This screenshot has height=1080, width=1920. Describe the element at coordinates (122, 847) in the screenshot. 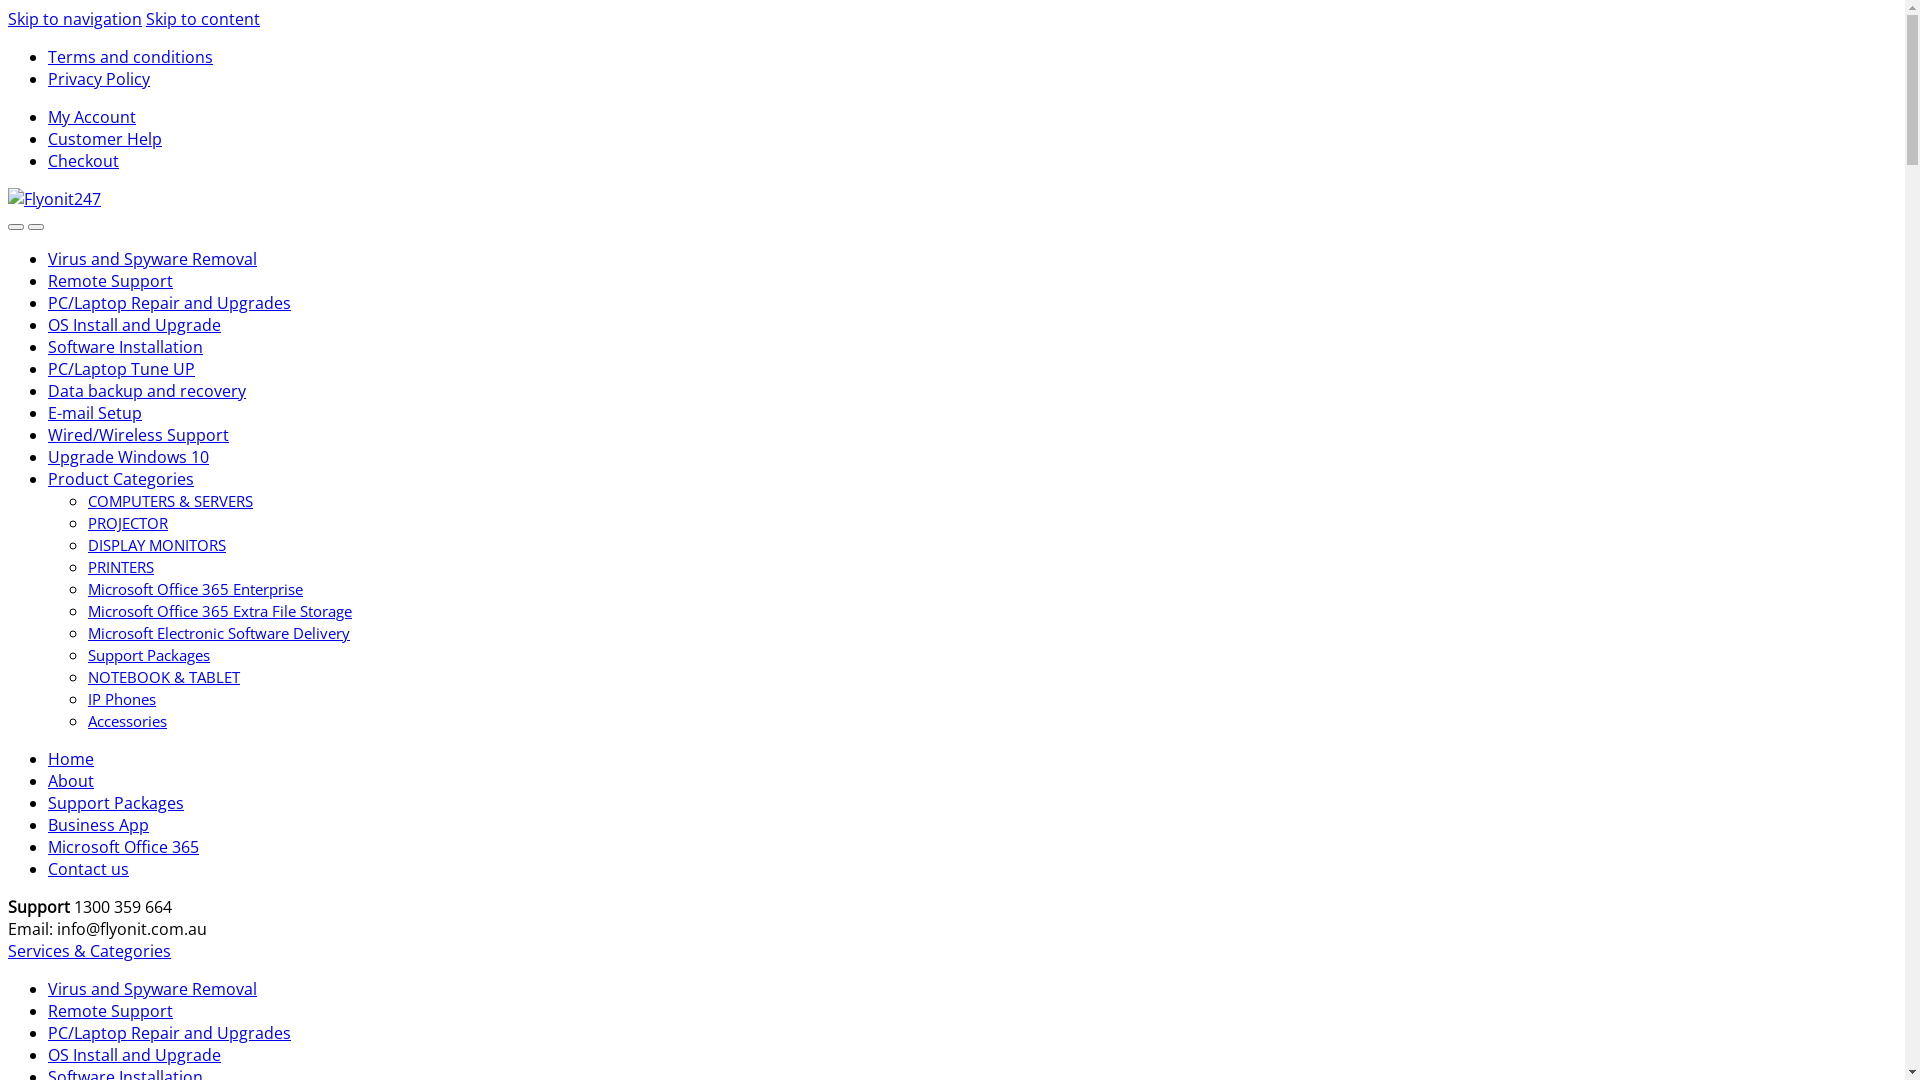

I see `'Microsoft Office 365'` at that location.